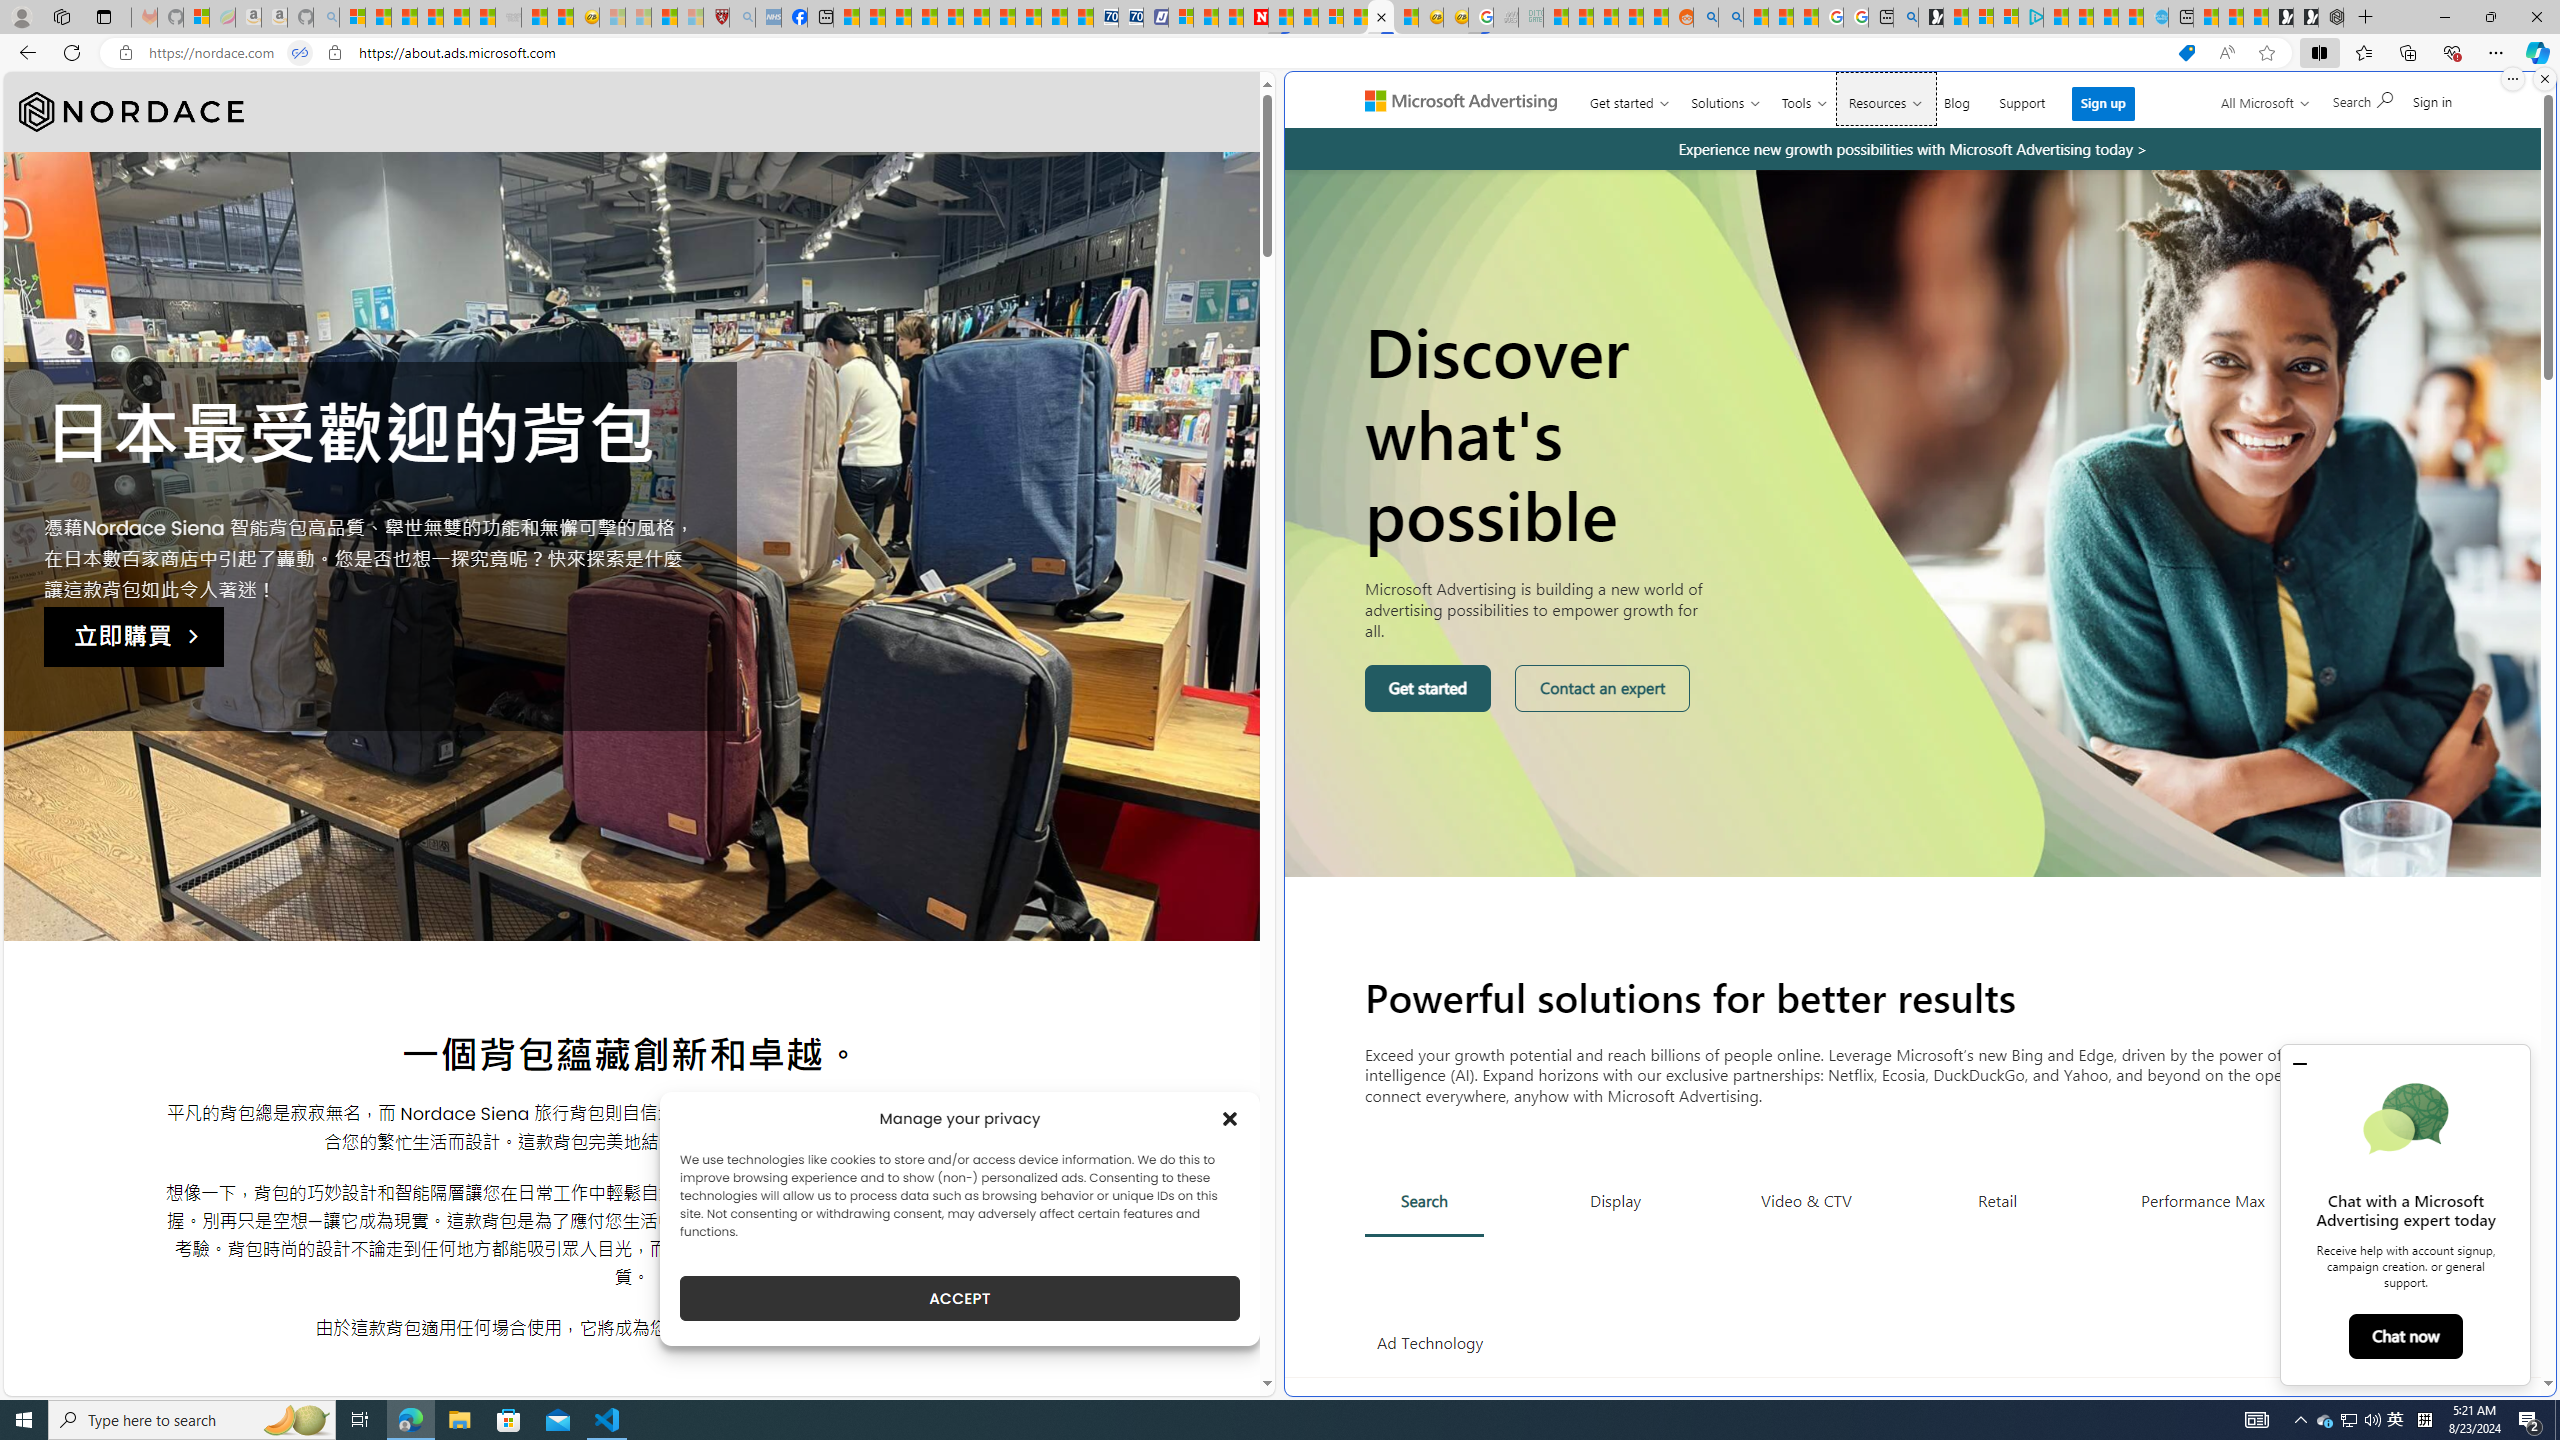  What do you see at coordinates (1729, 16) in the screenshot?
I see `'Utah sues federal government - Search'` at bounding box center [1729, 16].